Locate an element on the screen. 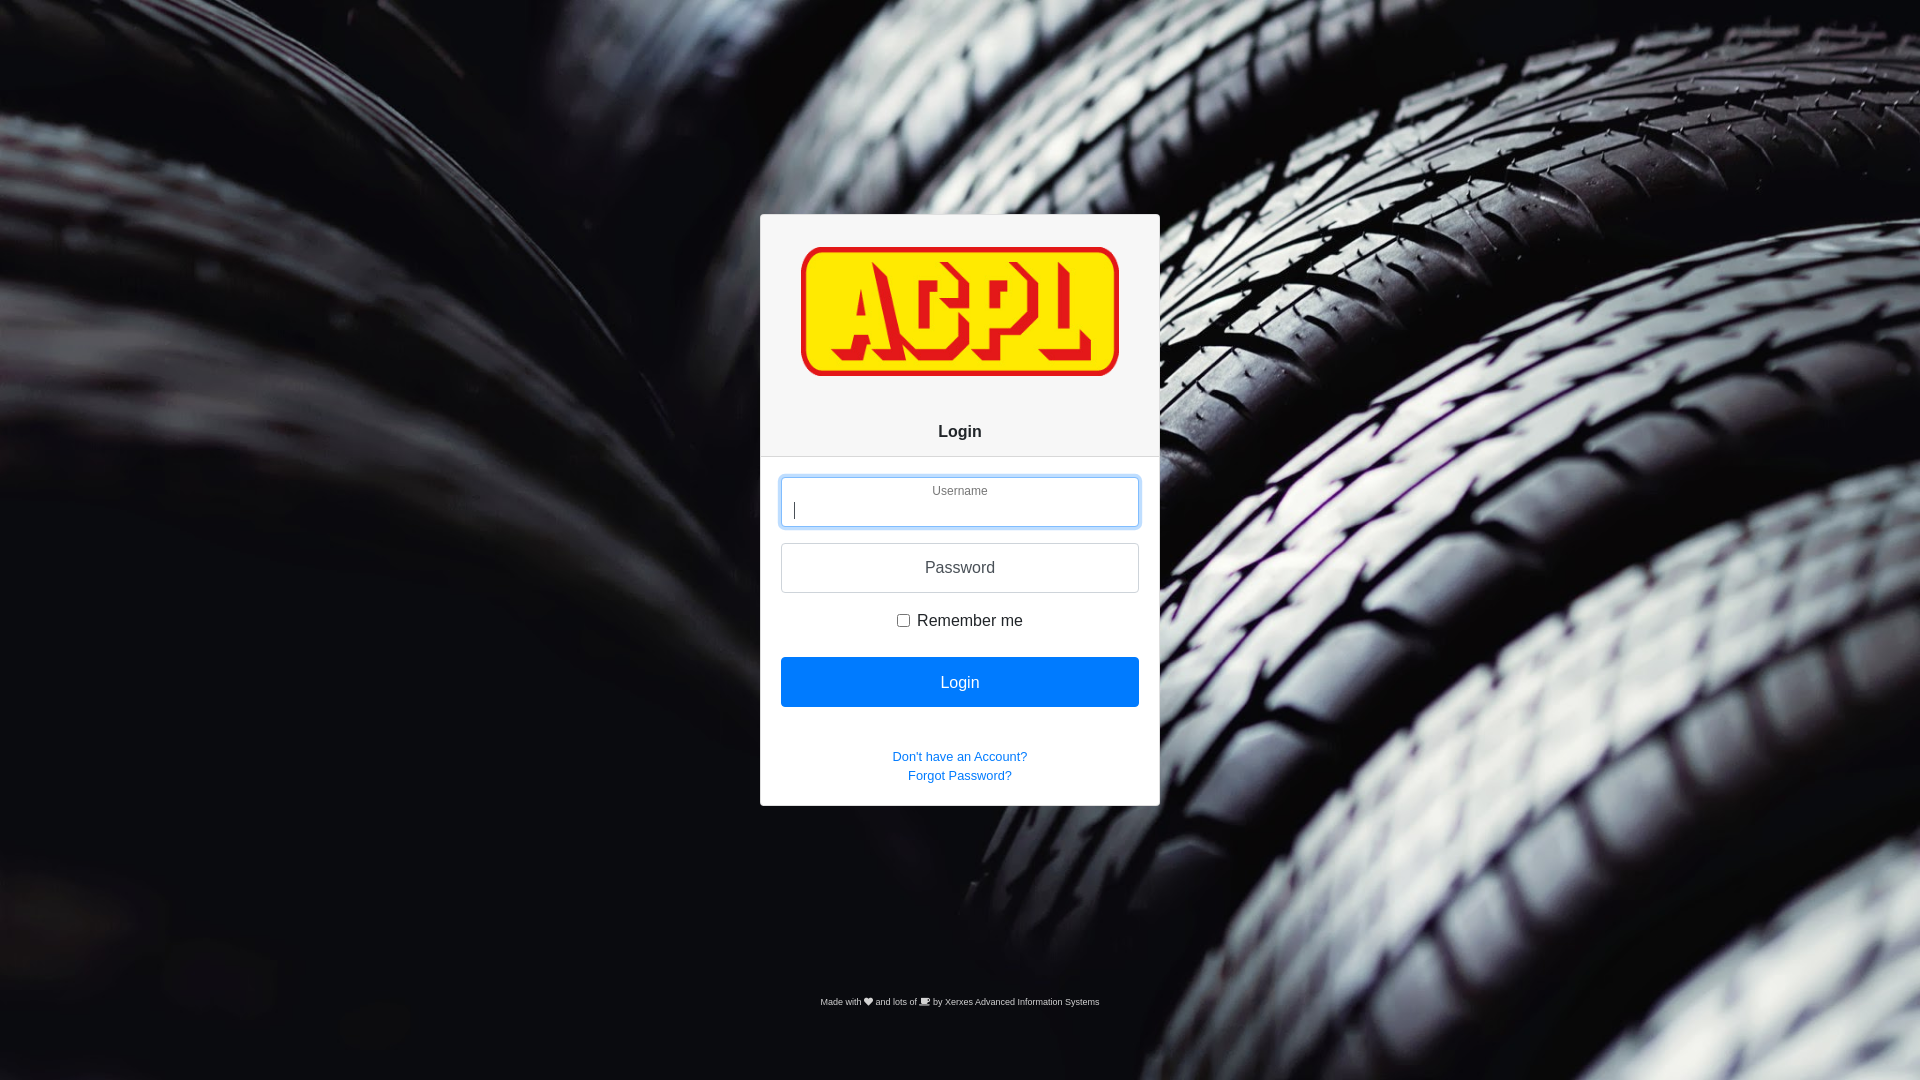 This screenshot has height=1080, width=1920. 'Login' is located at coordinates (960, 681).